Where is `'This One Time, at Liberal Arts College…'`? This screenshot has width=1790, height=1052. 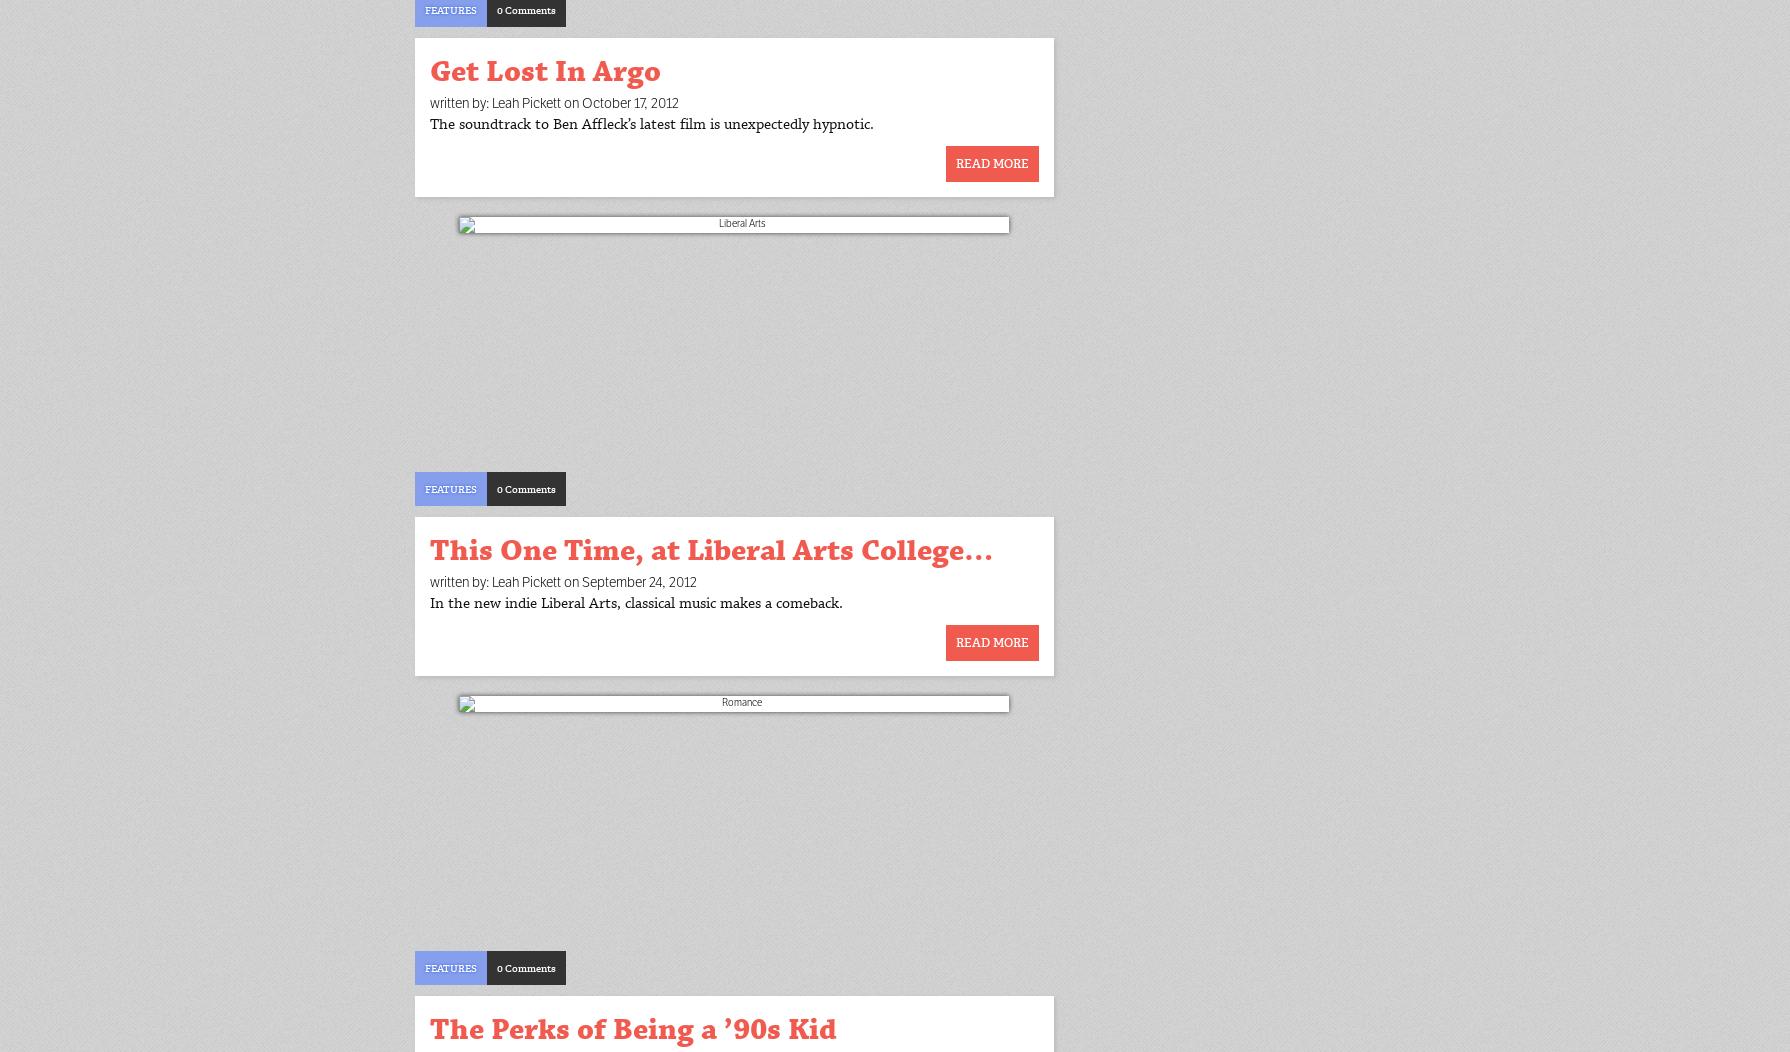
'This One Time, at Liberal Arts College…' is located at coordinates (711, 550).